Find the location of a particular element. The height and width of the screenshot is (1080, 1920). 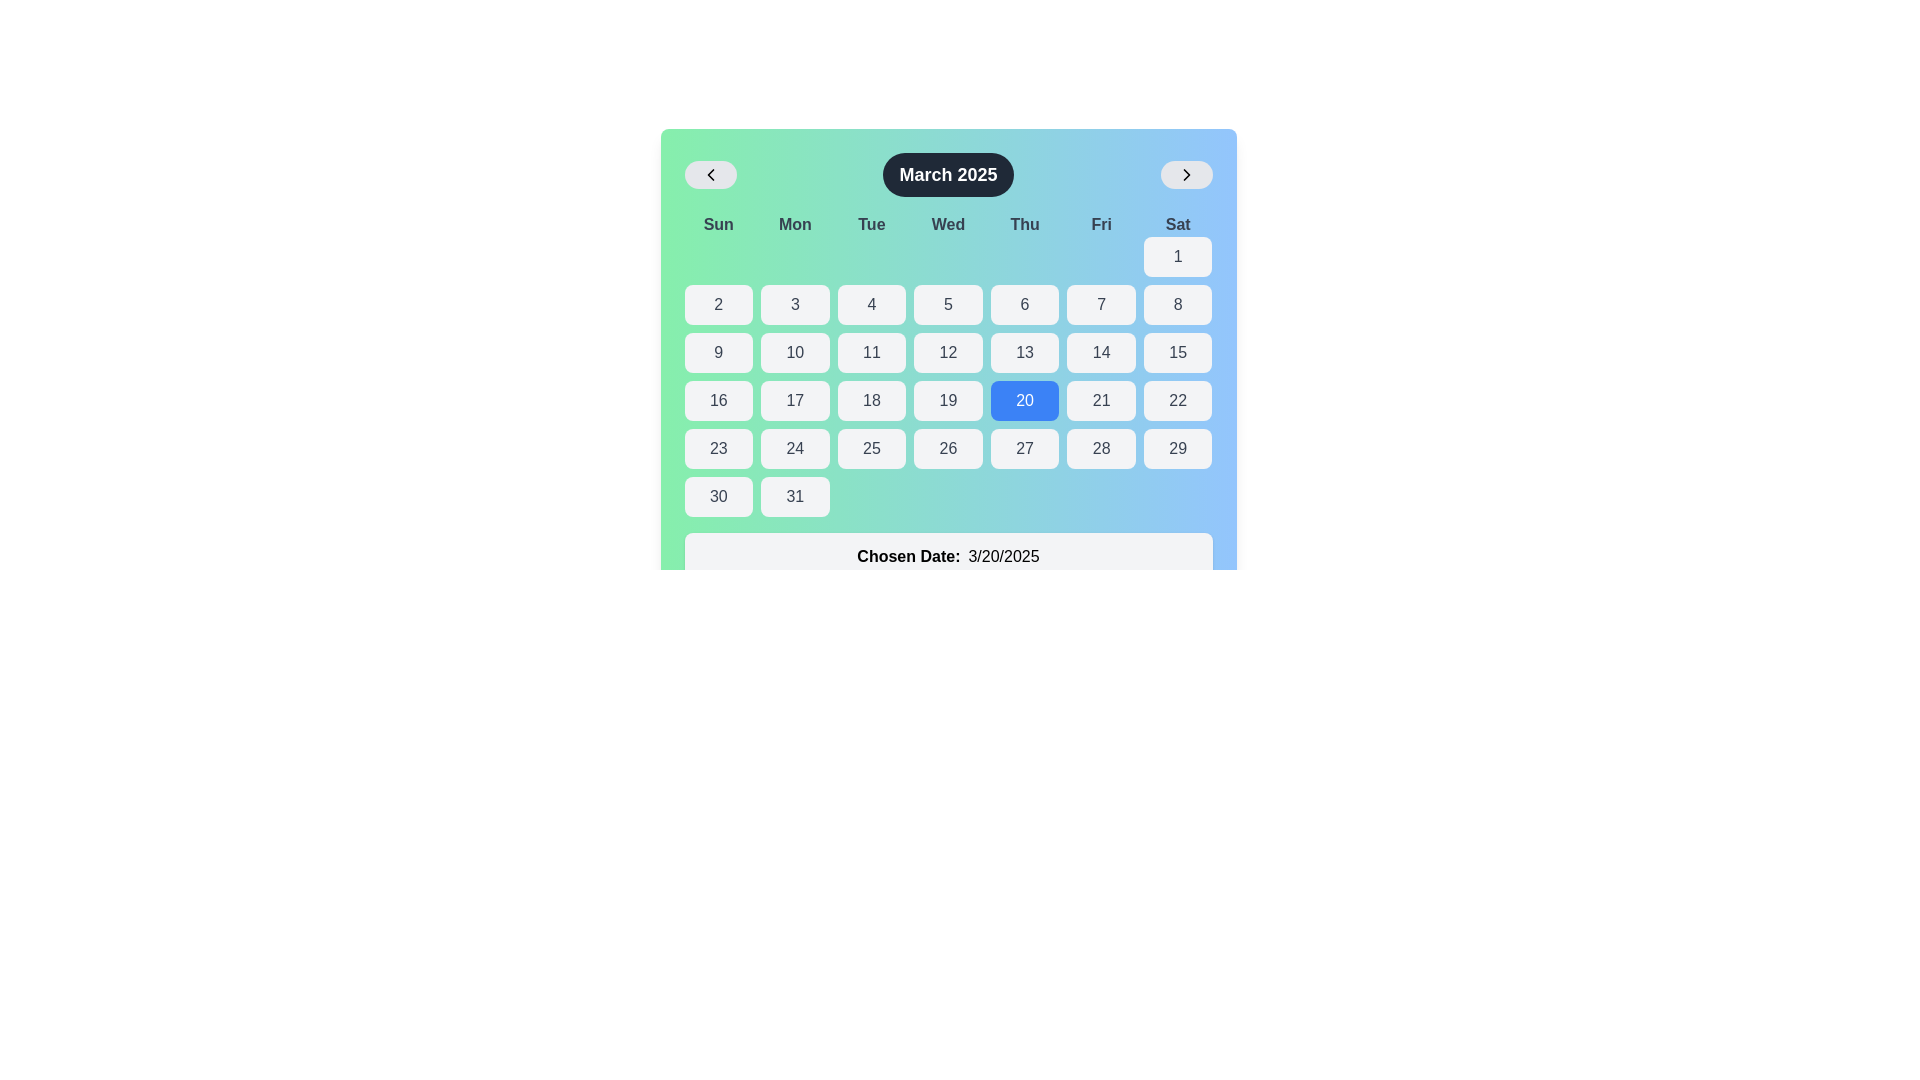

the rounded rectangular button labeled '15' located is located at coordinates (1177, 352).